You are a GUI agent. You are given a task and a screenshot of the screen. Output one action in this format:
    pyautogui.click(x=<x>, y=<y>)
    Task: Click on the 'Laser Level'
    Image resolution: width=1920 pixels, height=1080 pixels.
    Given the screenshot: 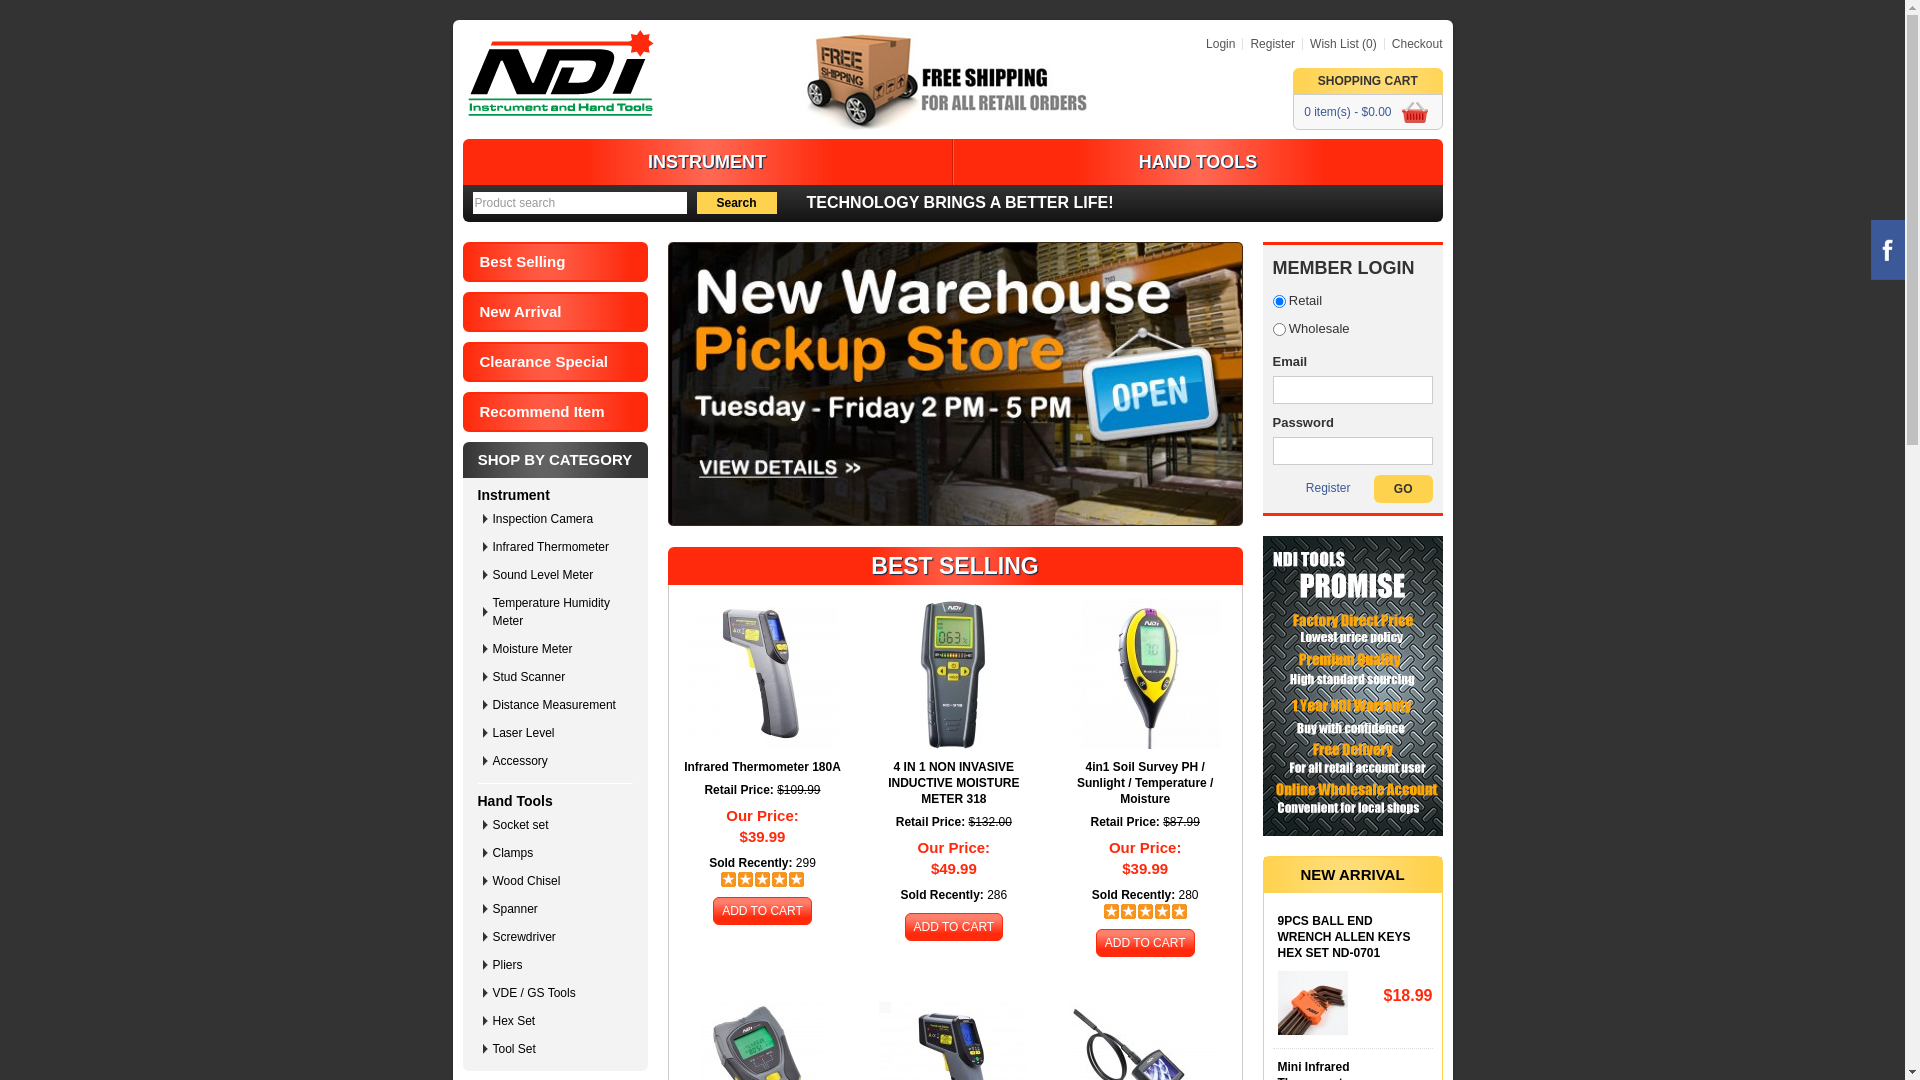 What is the action you would take?
    pyautogui.click(x=559, y=732)
    